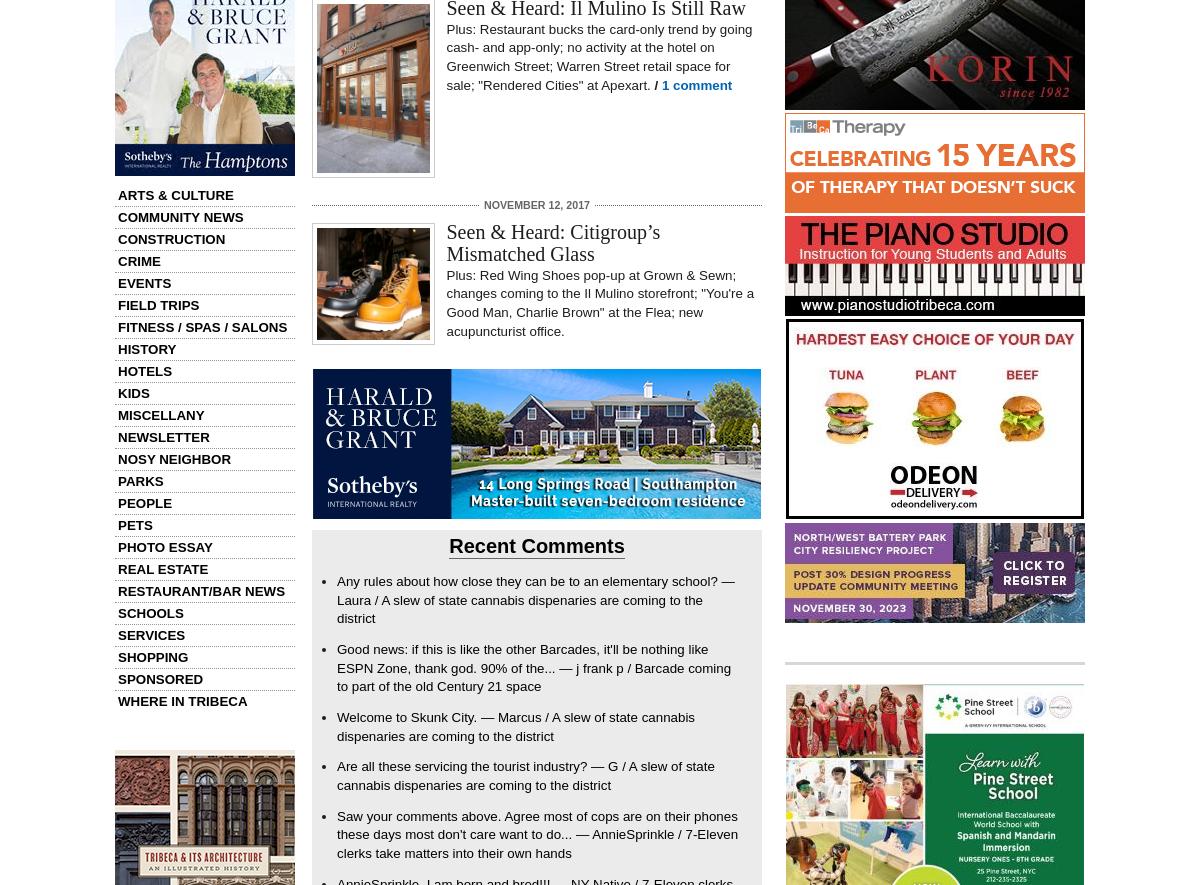 The width and height of the screenshot is (1200, 885). Describe the element at coordinates (144, 370) in the screenshot. I see `'Hotels'` at that location.